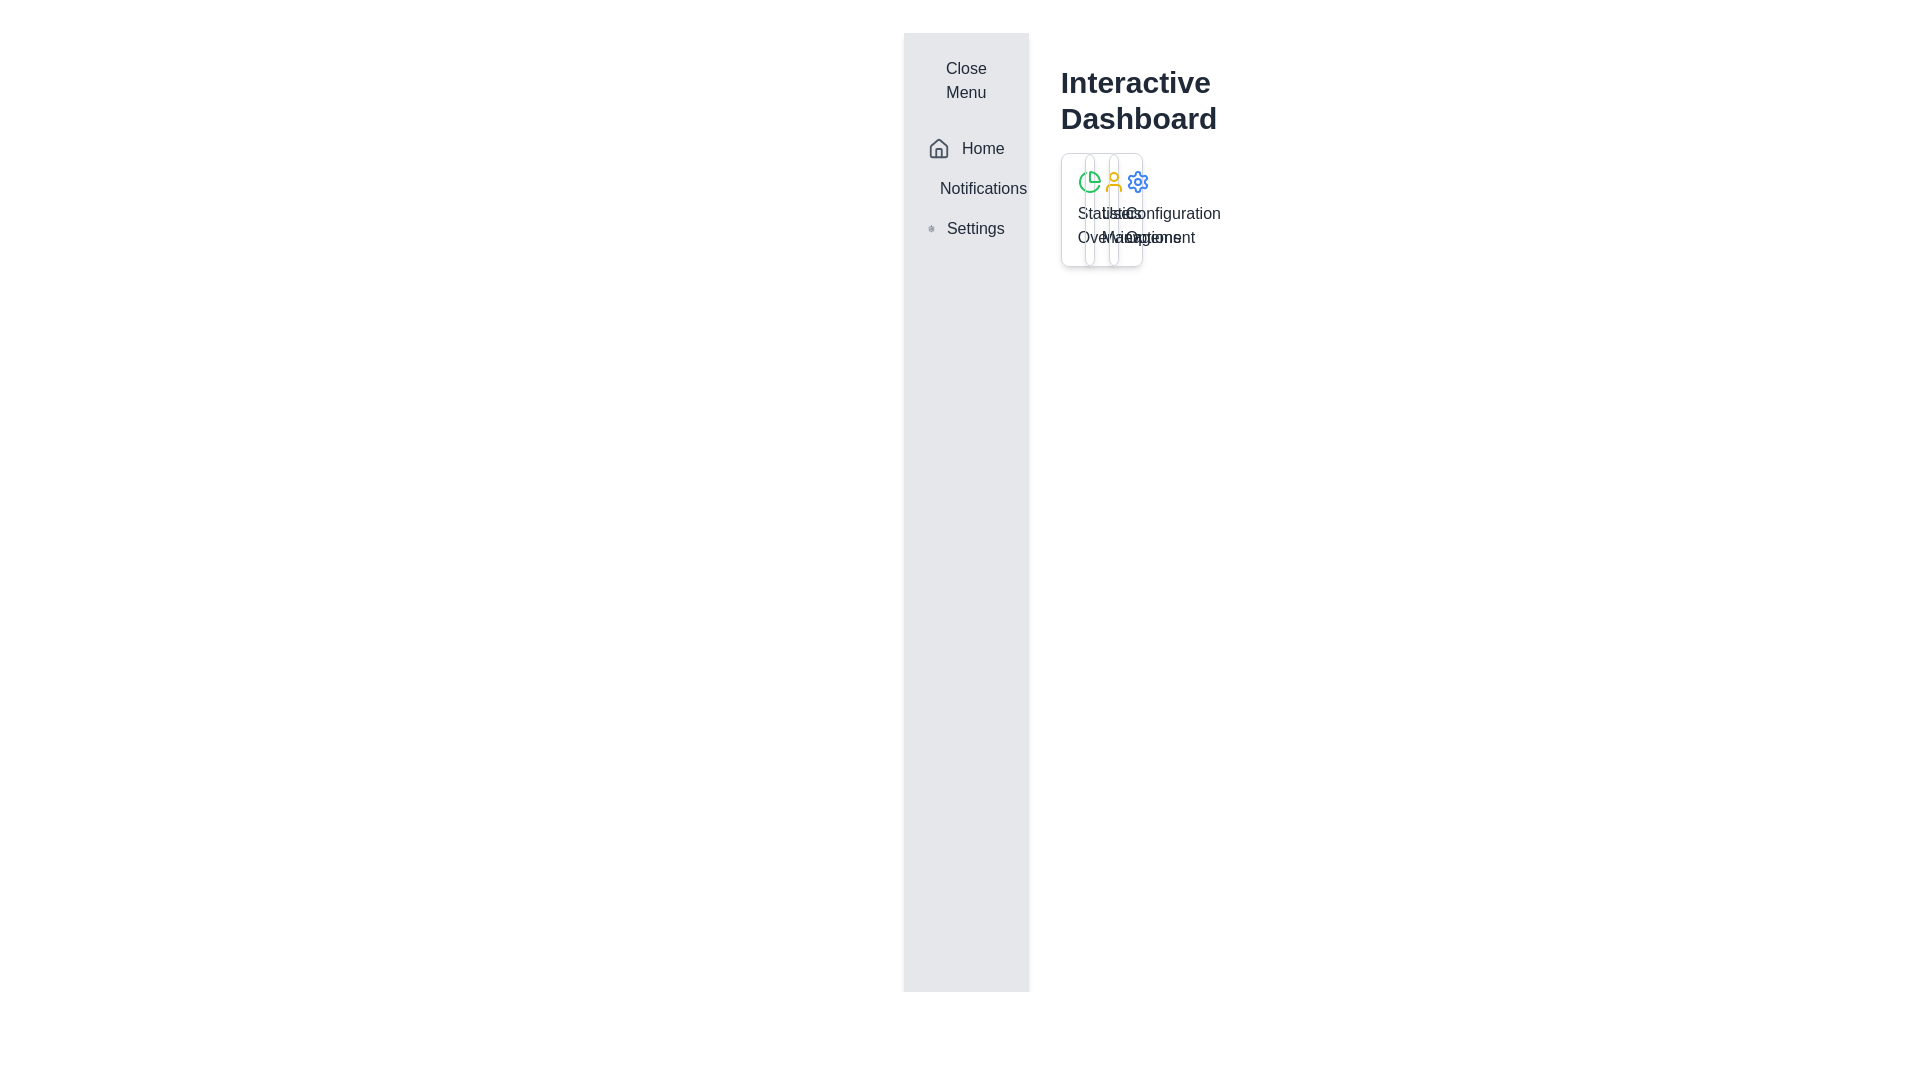 The height and width of the screenshot is (1080, 1920). What do you see at coordinates (1100, 209) in the screenshot?
I see `the User Management card, which is the second card in a row of three` at bounding box center [1100, 209].